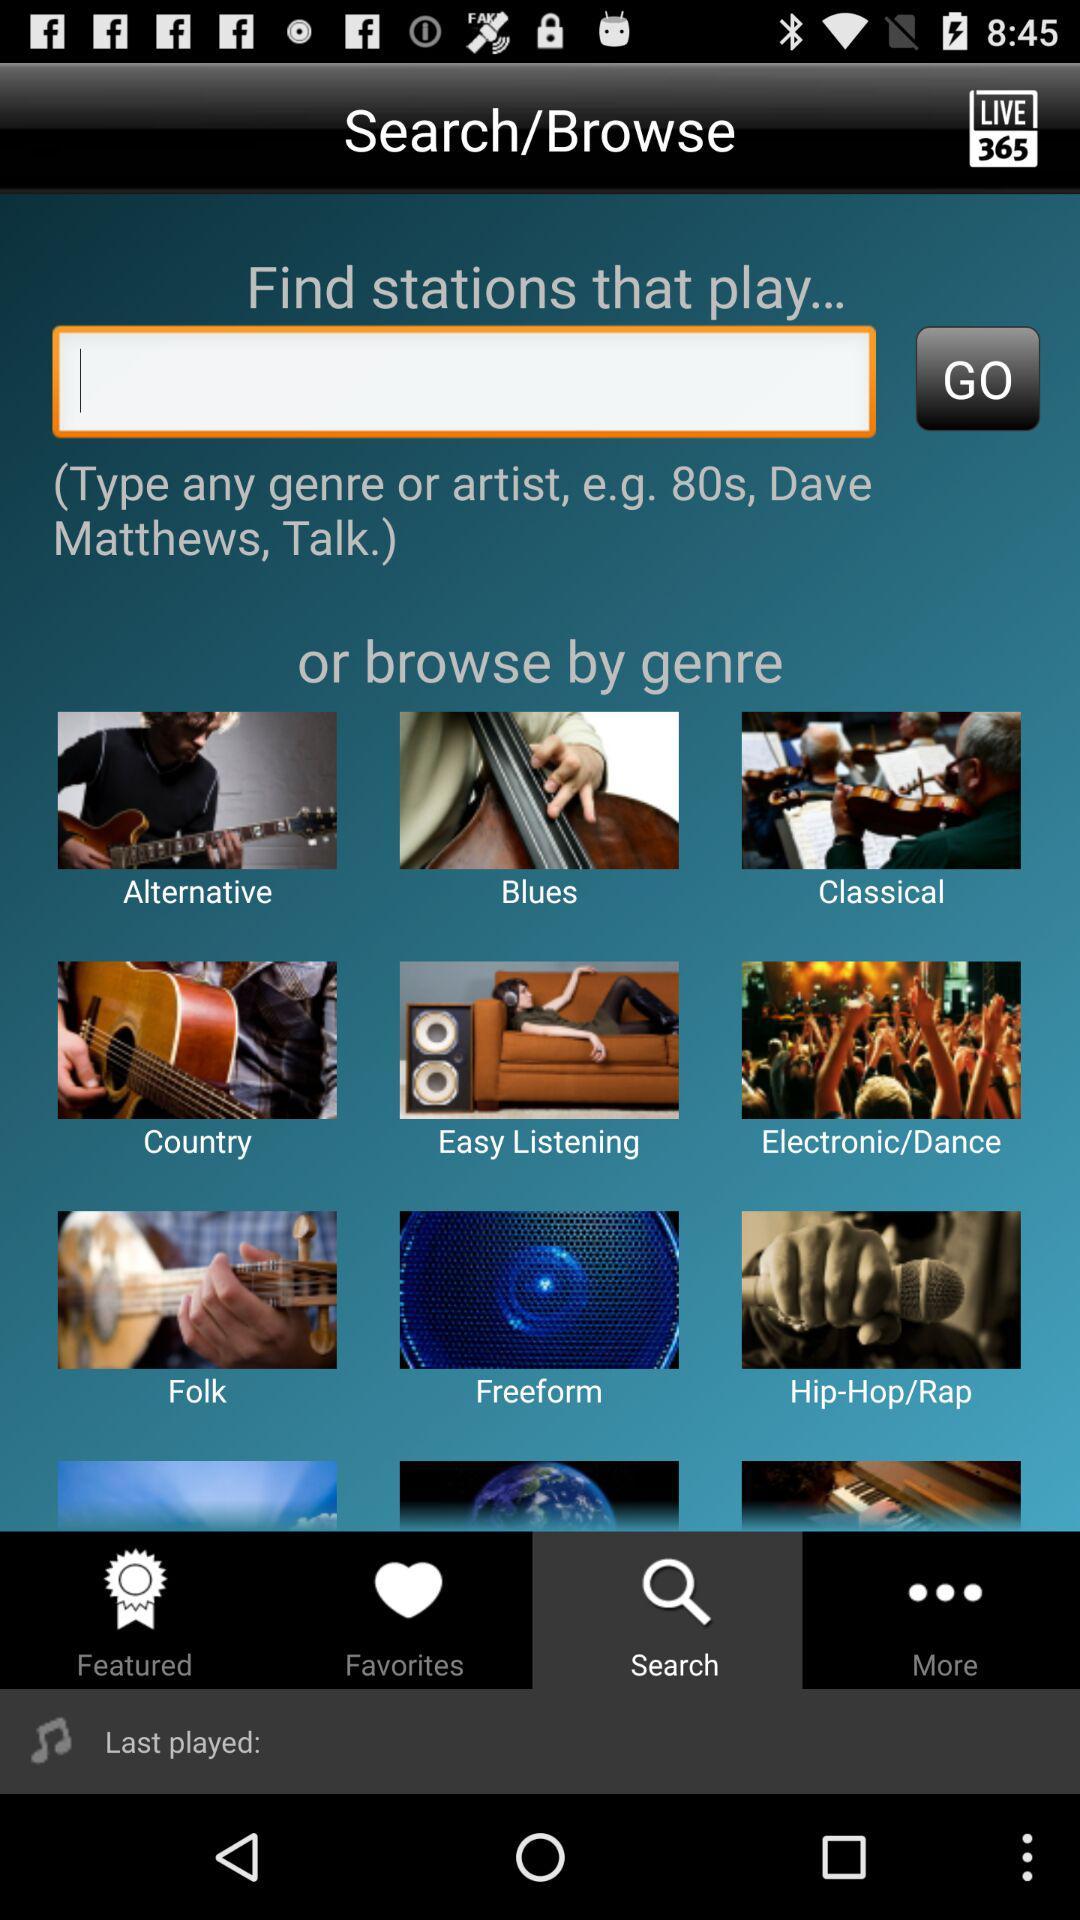 The image size is (1080, 1920). I want to click on the go item, so click(977, 378).